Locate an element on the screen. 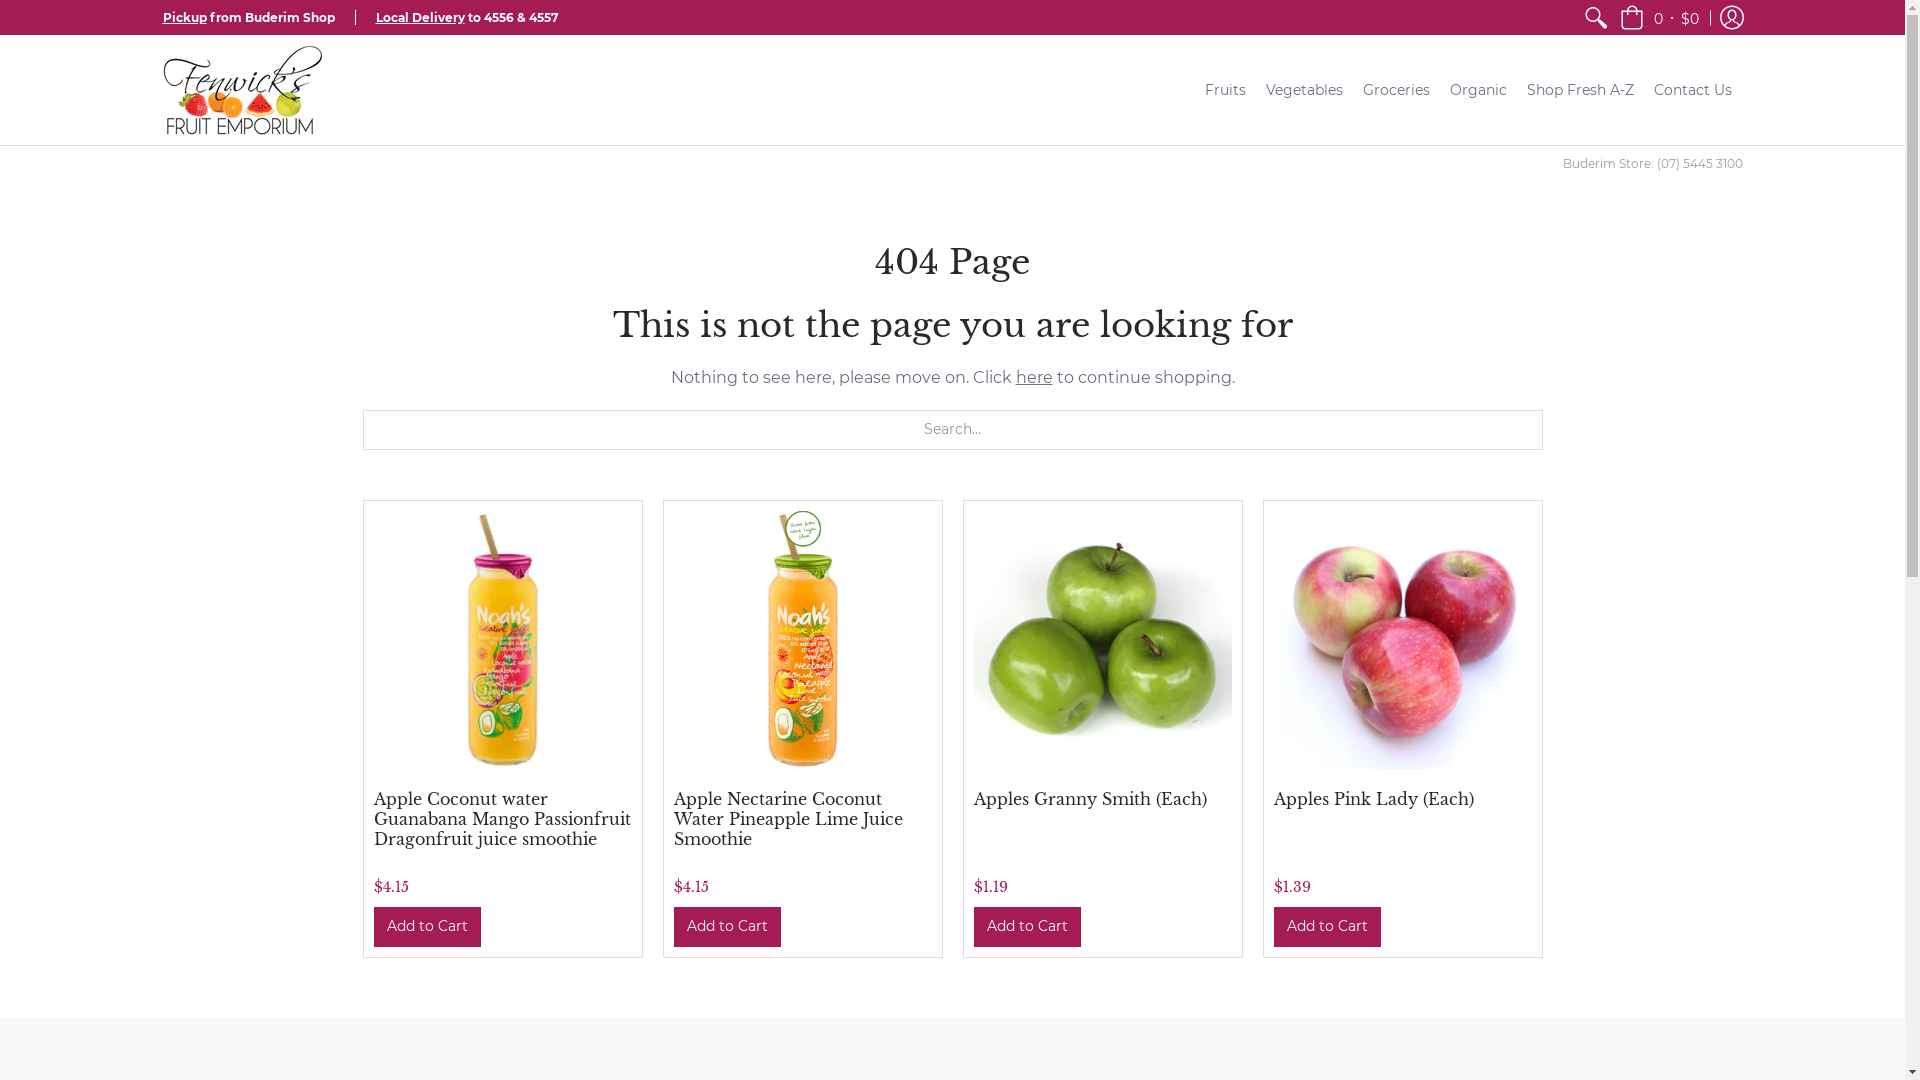  'Local Delivery' is located at coordinates (419, 17).